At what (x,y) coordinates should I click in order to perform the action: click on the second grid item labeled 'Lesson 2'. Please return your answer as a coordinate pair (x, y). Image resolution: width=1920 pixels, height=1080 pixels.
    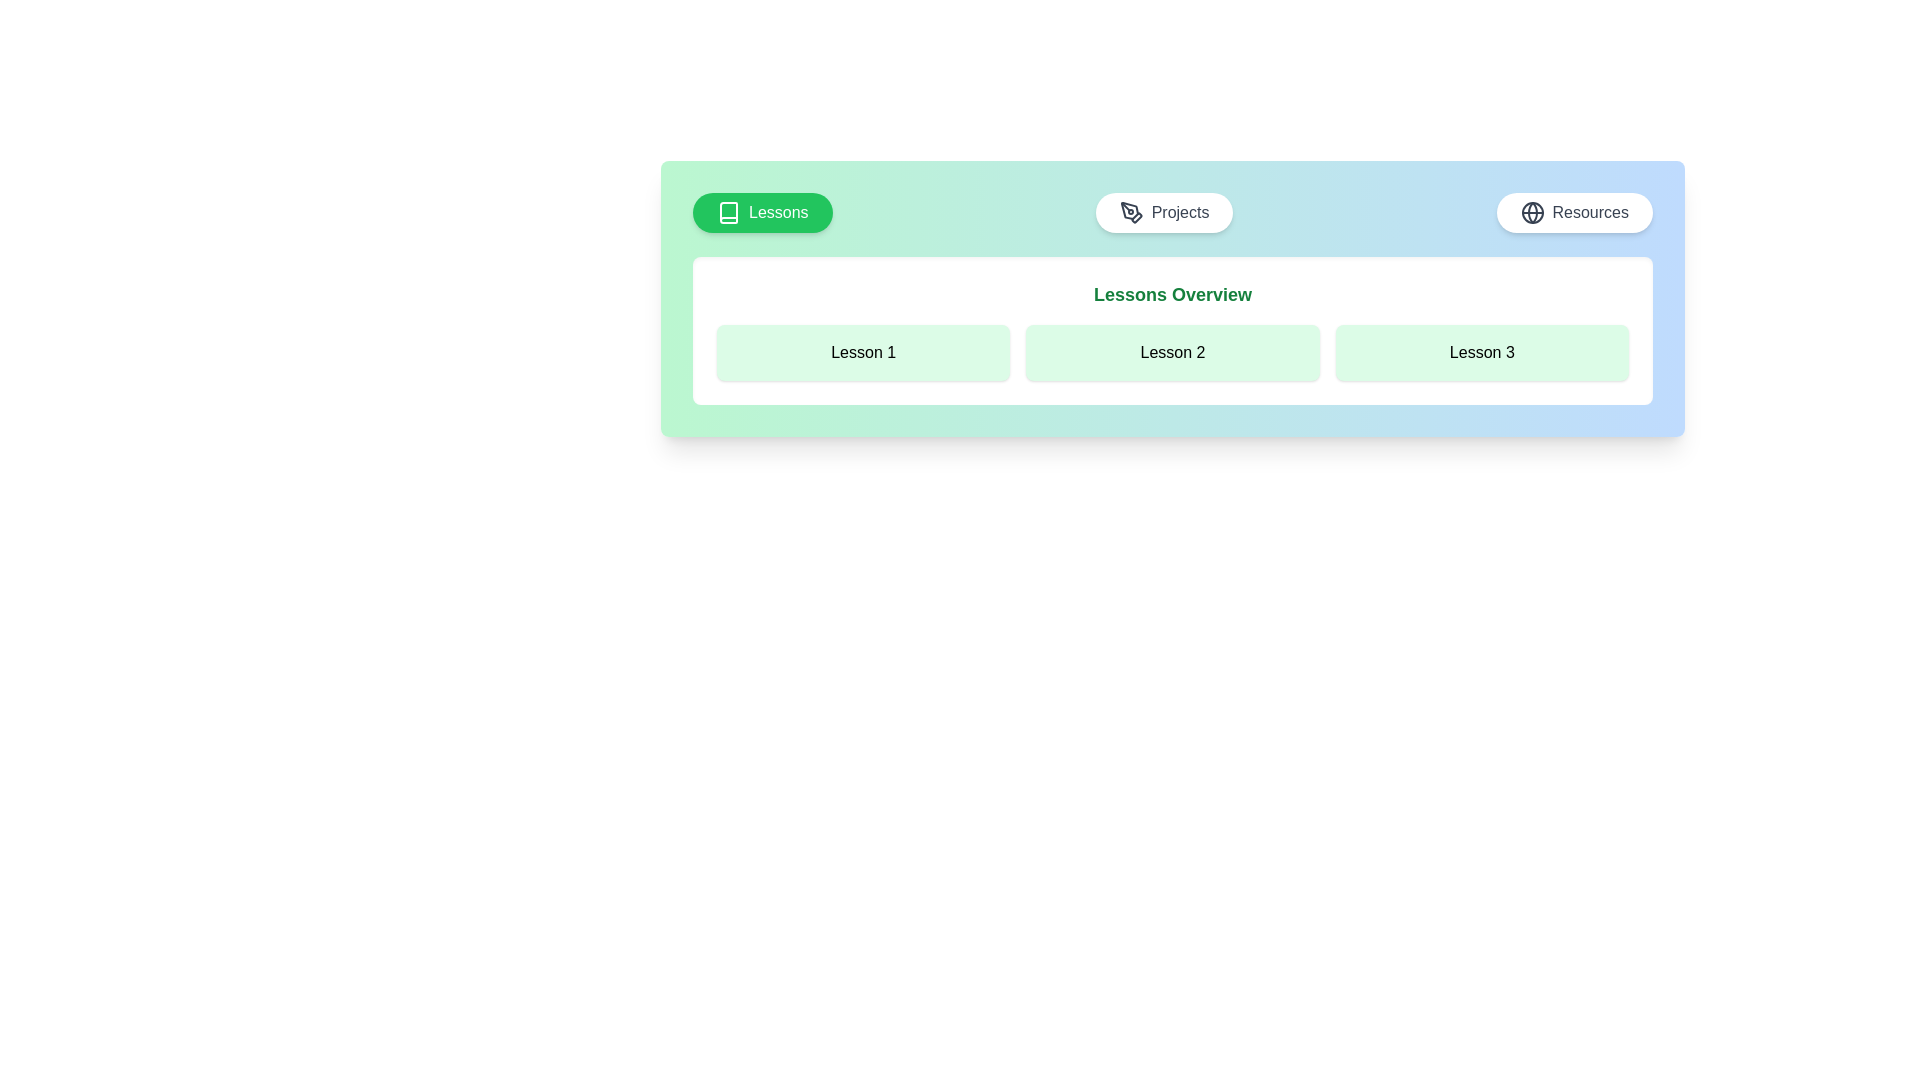
    Looking at the image, I should click on (1172, 352).